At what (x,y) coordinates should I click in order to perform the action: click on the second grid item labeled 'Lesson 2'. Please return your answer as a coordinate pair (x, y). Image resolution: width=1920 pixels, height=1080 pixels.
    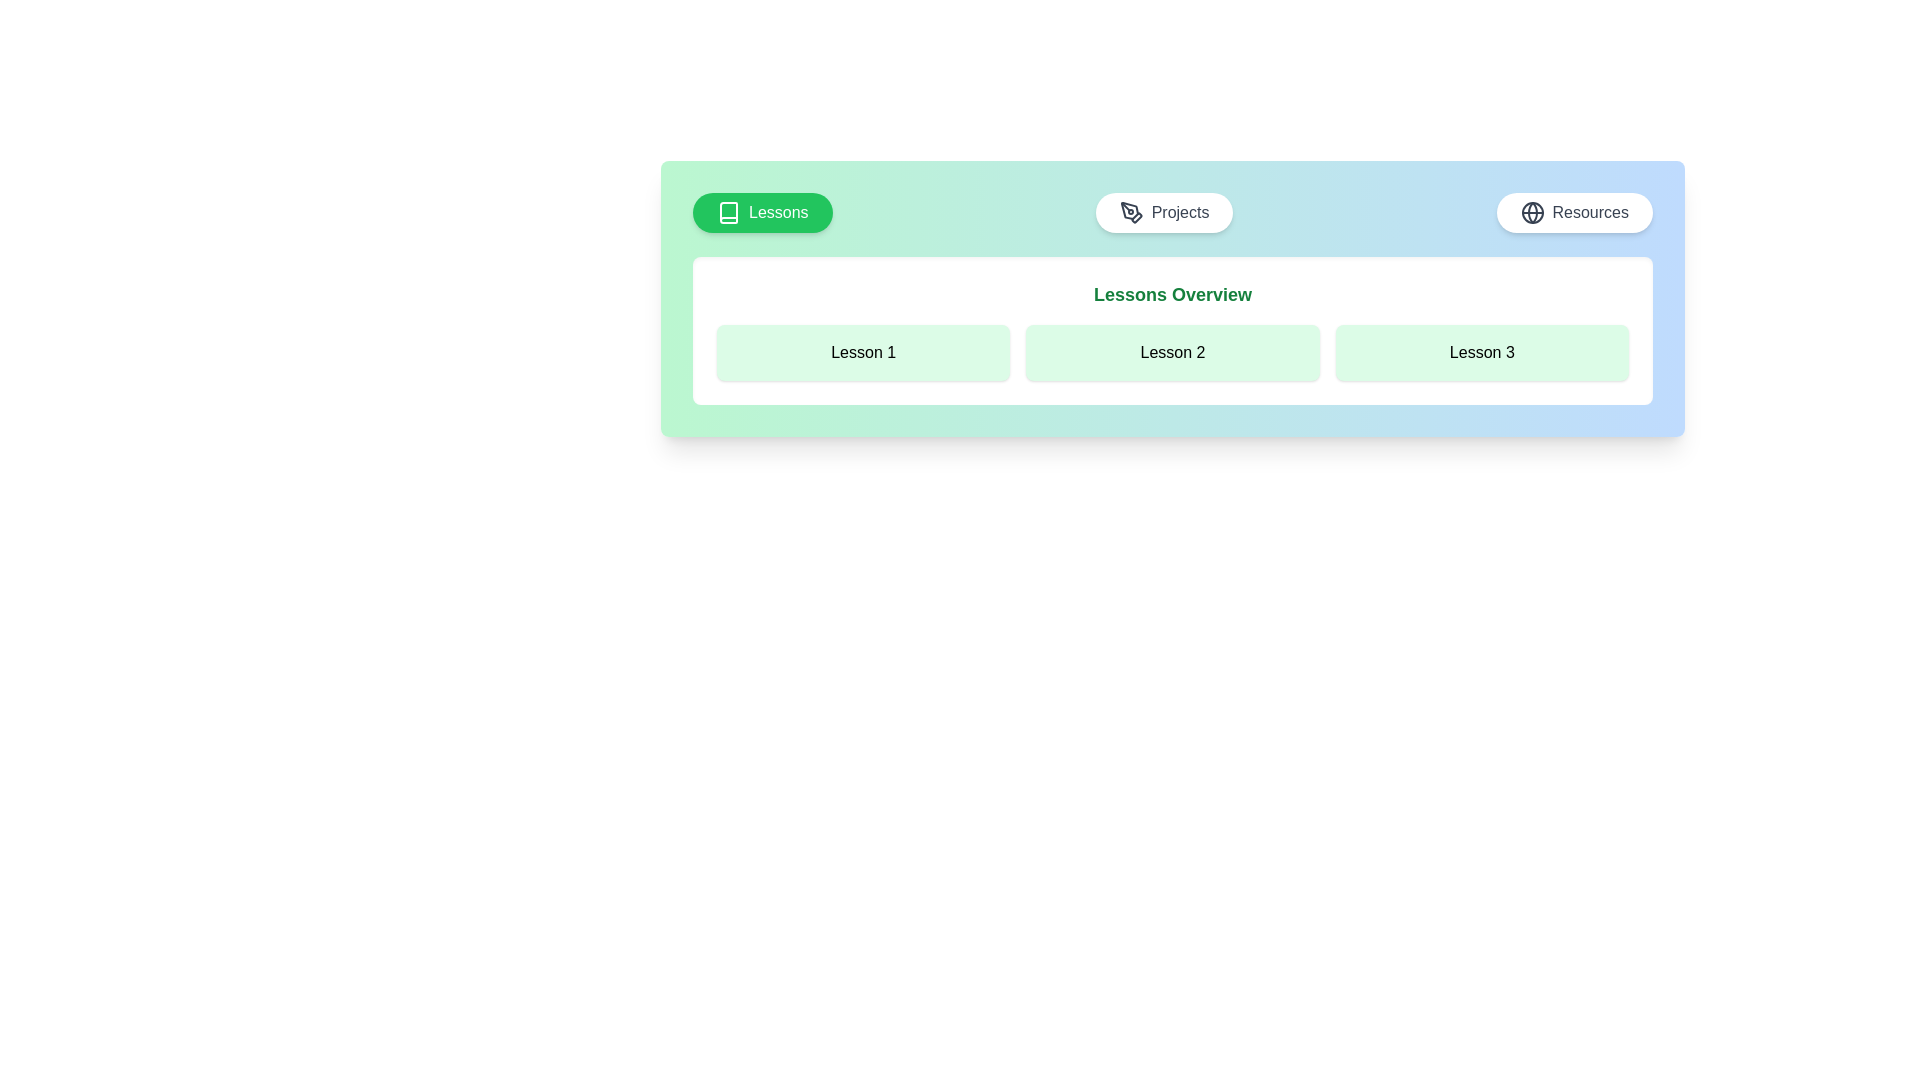
    Looking at the image, I should click on (1172, 352).